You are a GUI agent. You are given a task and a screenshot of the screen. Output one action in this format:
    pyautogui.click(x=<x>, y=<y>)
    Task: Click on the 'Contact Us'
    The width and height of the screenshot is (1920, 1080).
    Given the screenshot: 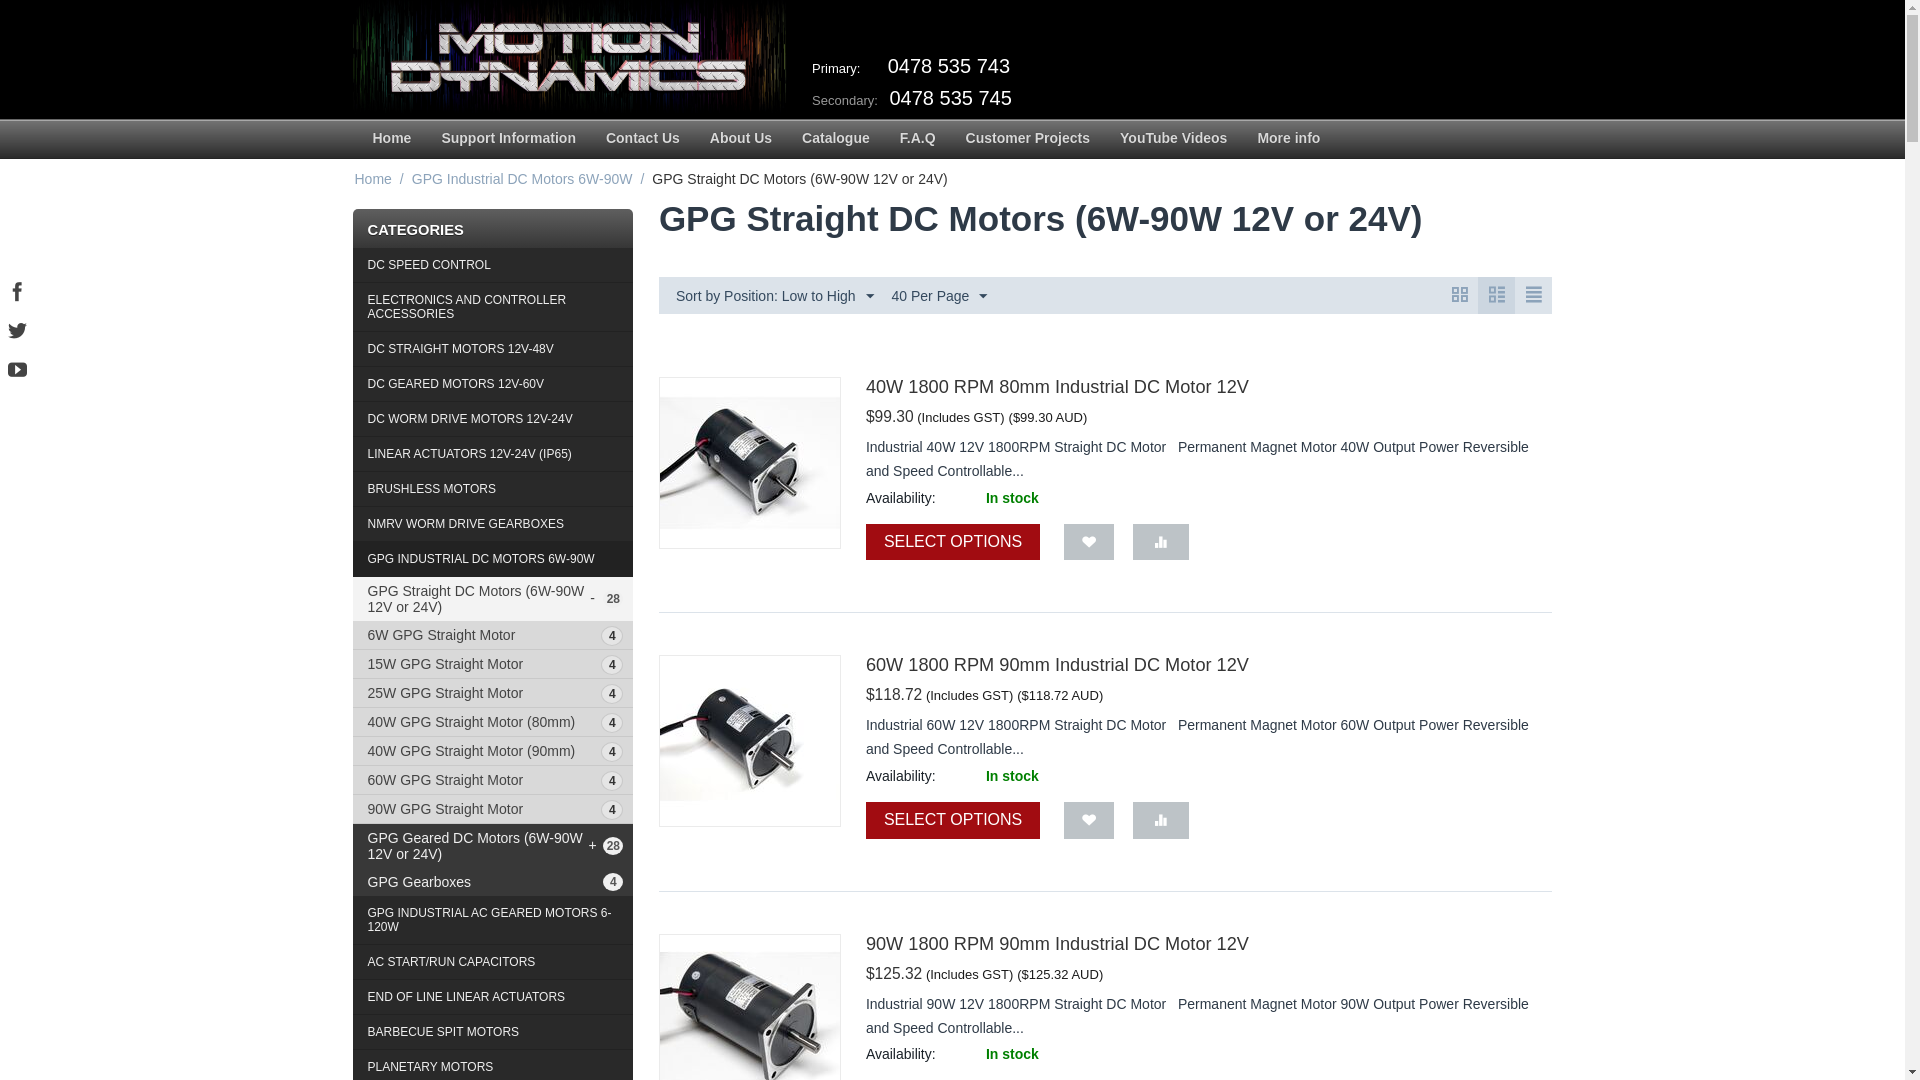 What is the action you would take?
    pyautogui.click(x=643, y=138)
    